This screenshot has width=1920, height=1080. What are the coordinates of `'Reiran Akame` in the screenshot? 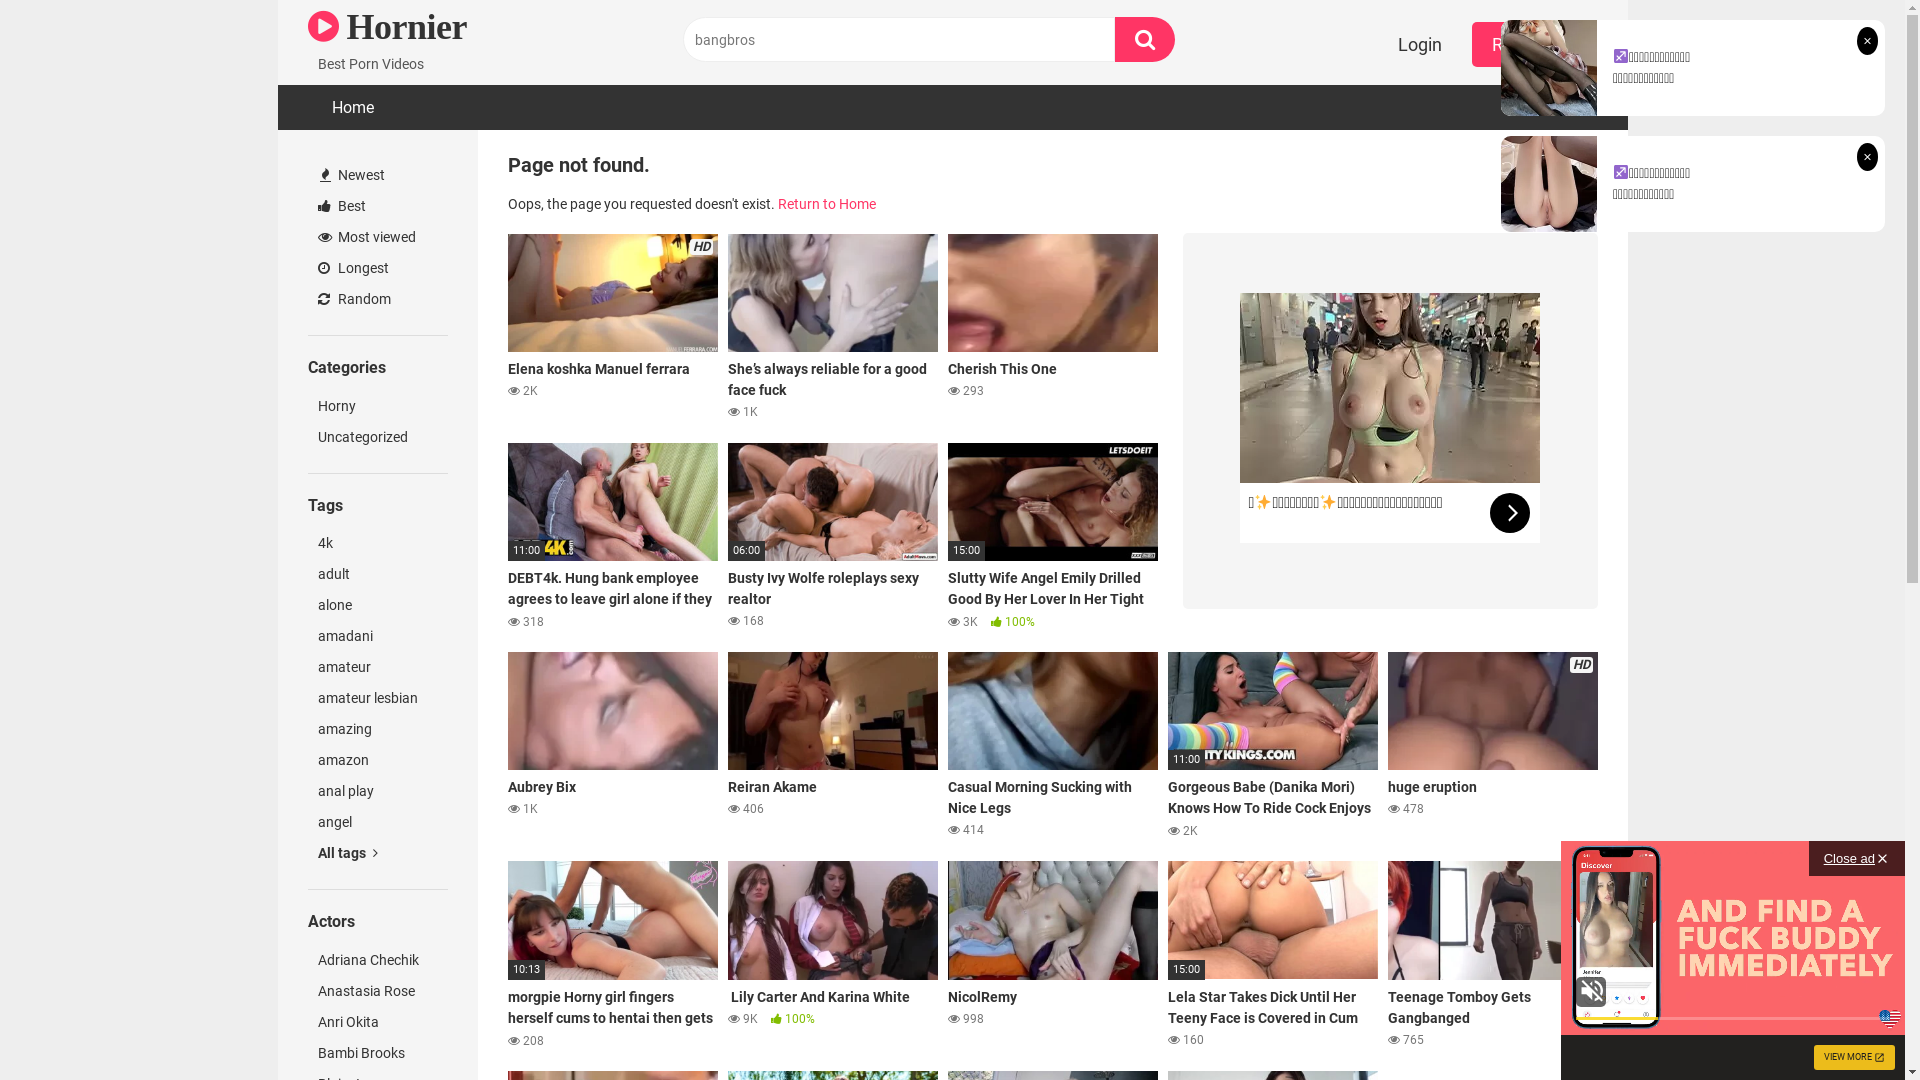 It's located at (833, 745).